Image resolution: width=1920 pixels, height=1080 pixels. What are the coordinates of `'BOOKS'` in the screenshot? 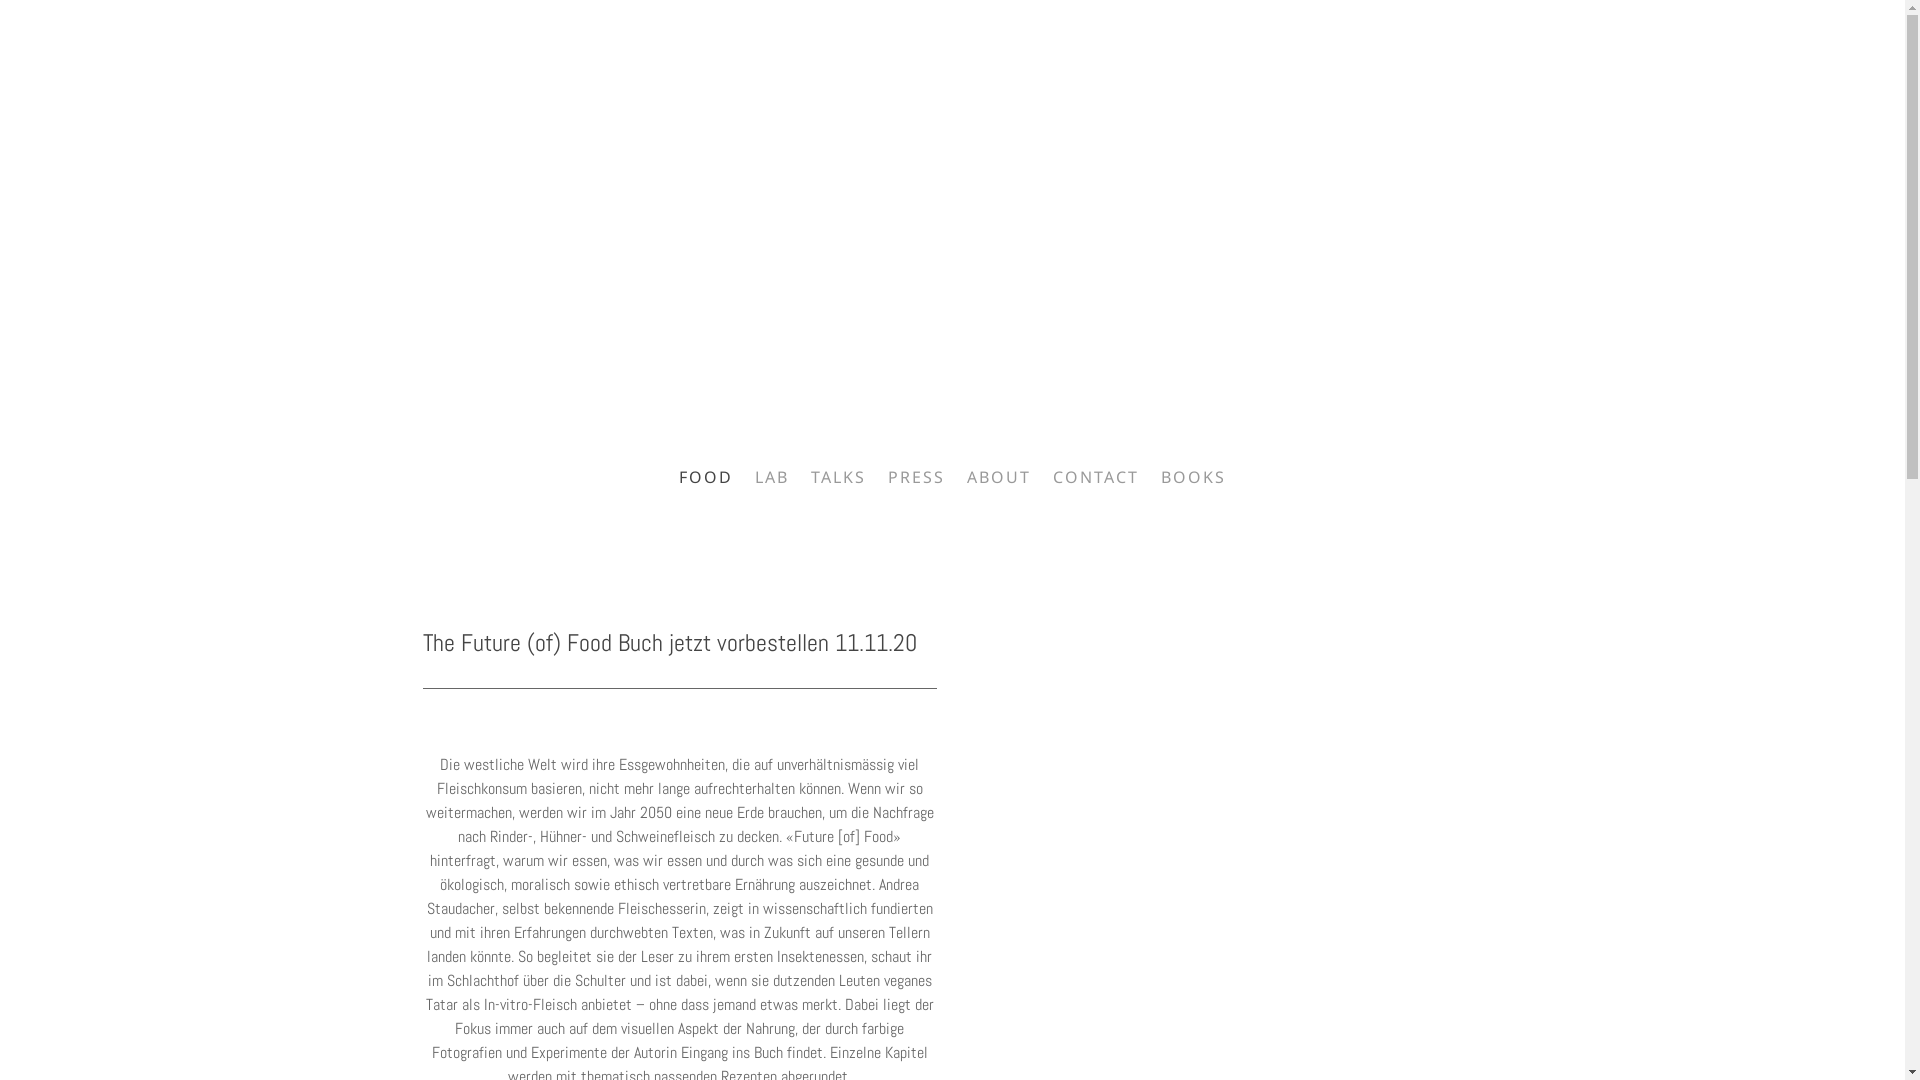 It's located at (1193, 477).